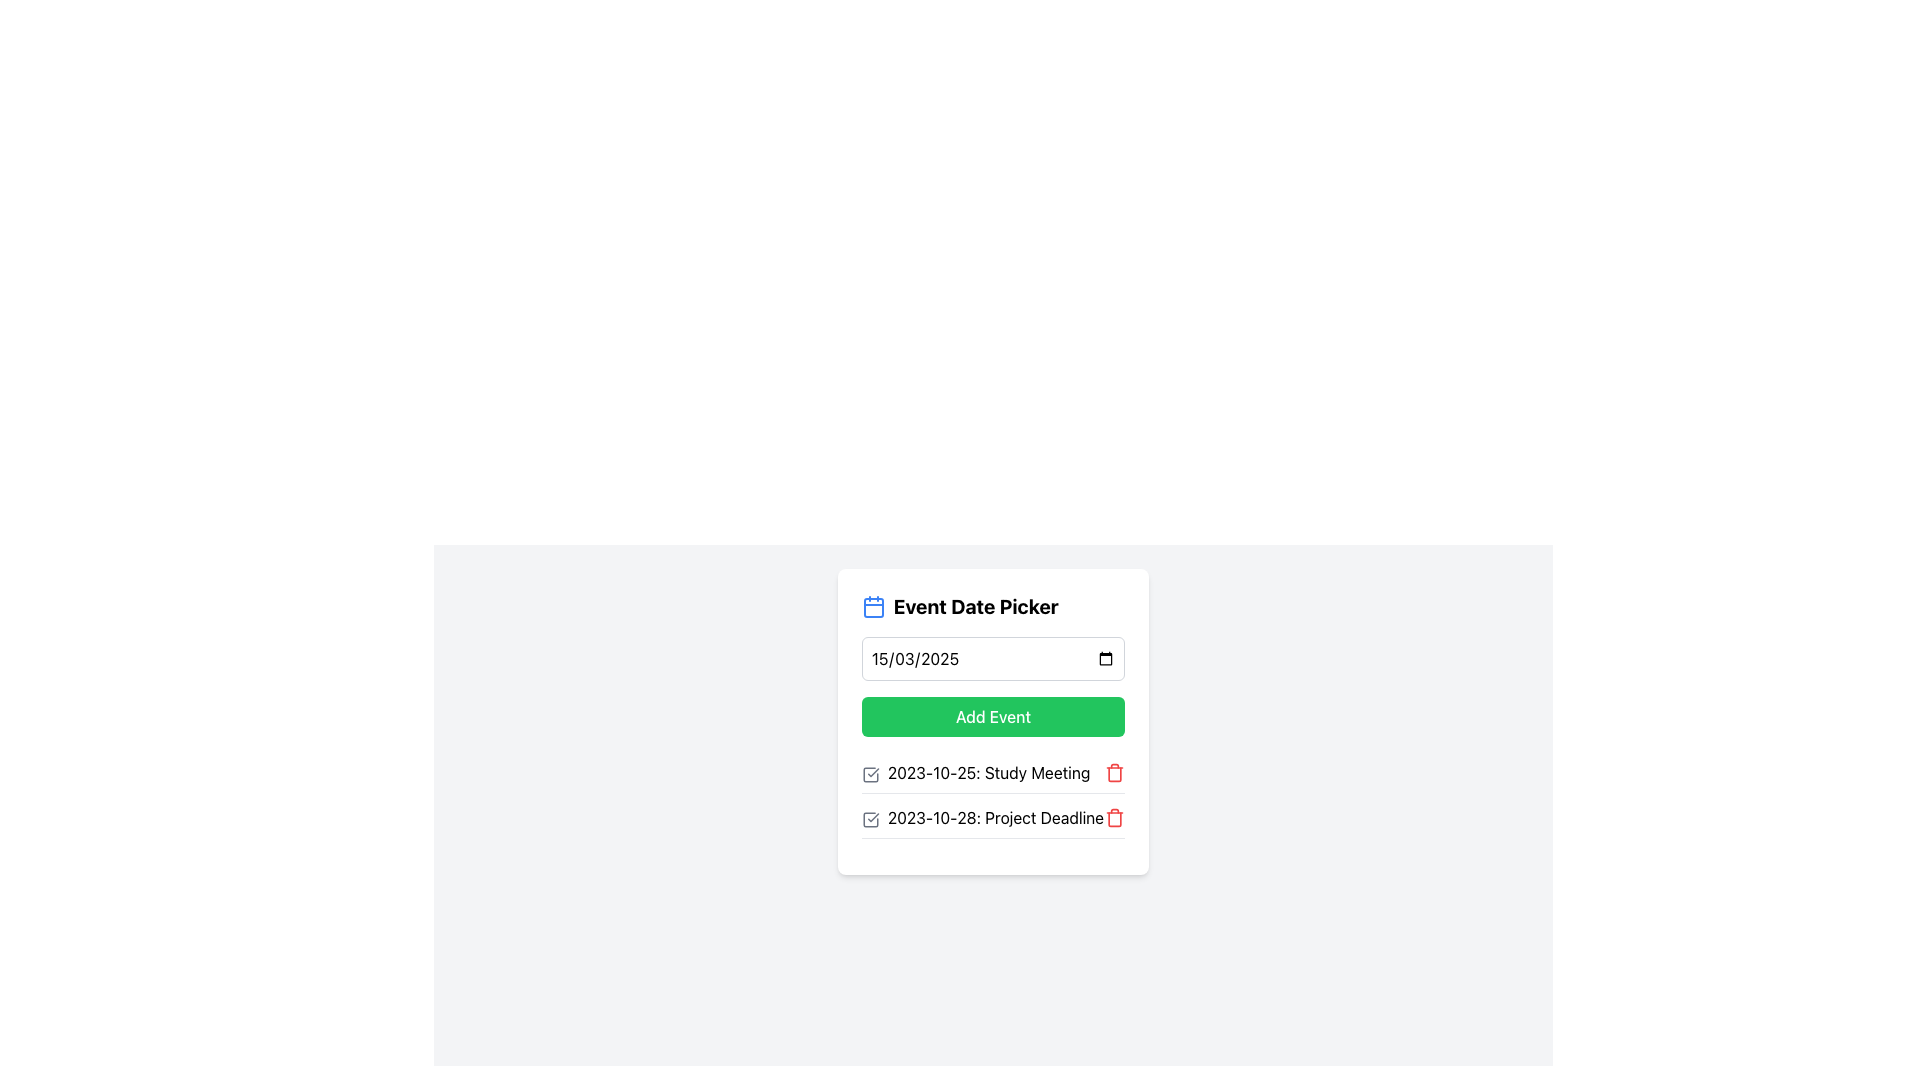 The height and width of the screenshot is (1080, 1920). I want to click on the graphical representation of the main content inside the calendar icon, located in the lower part of the calendar icon's depiction, so click(873, 607).